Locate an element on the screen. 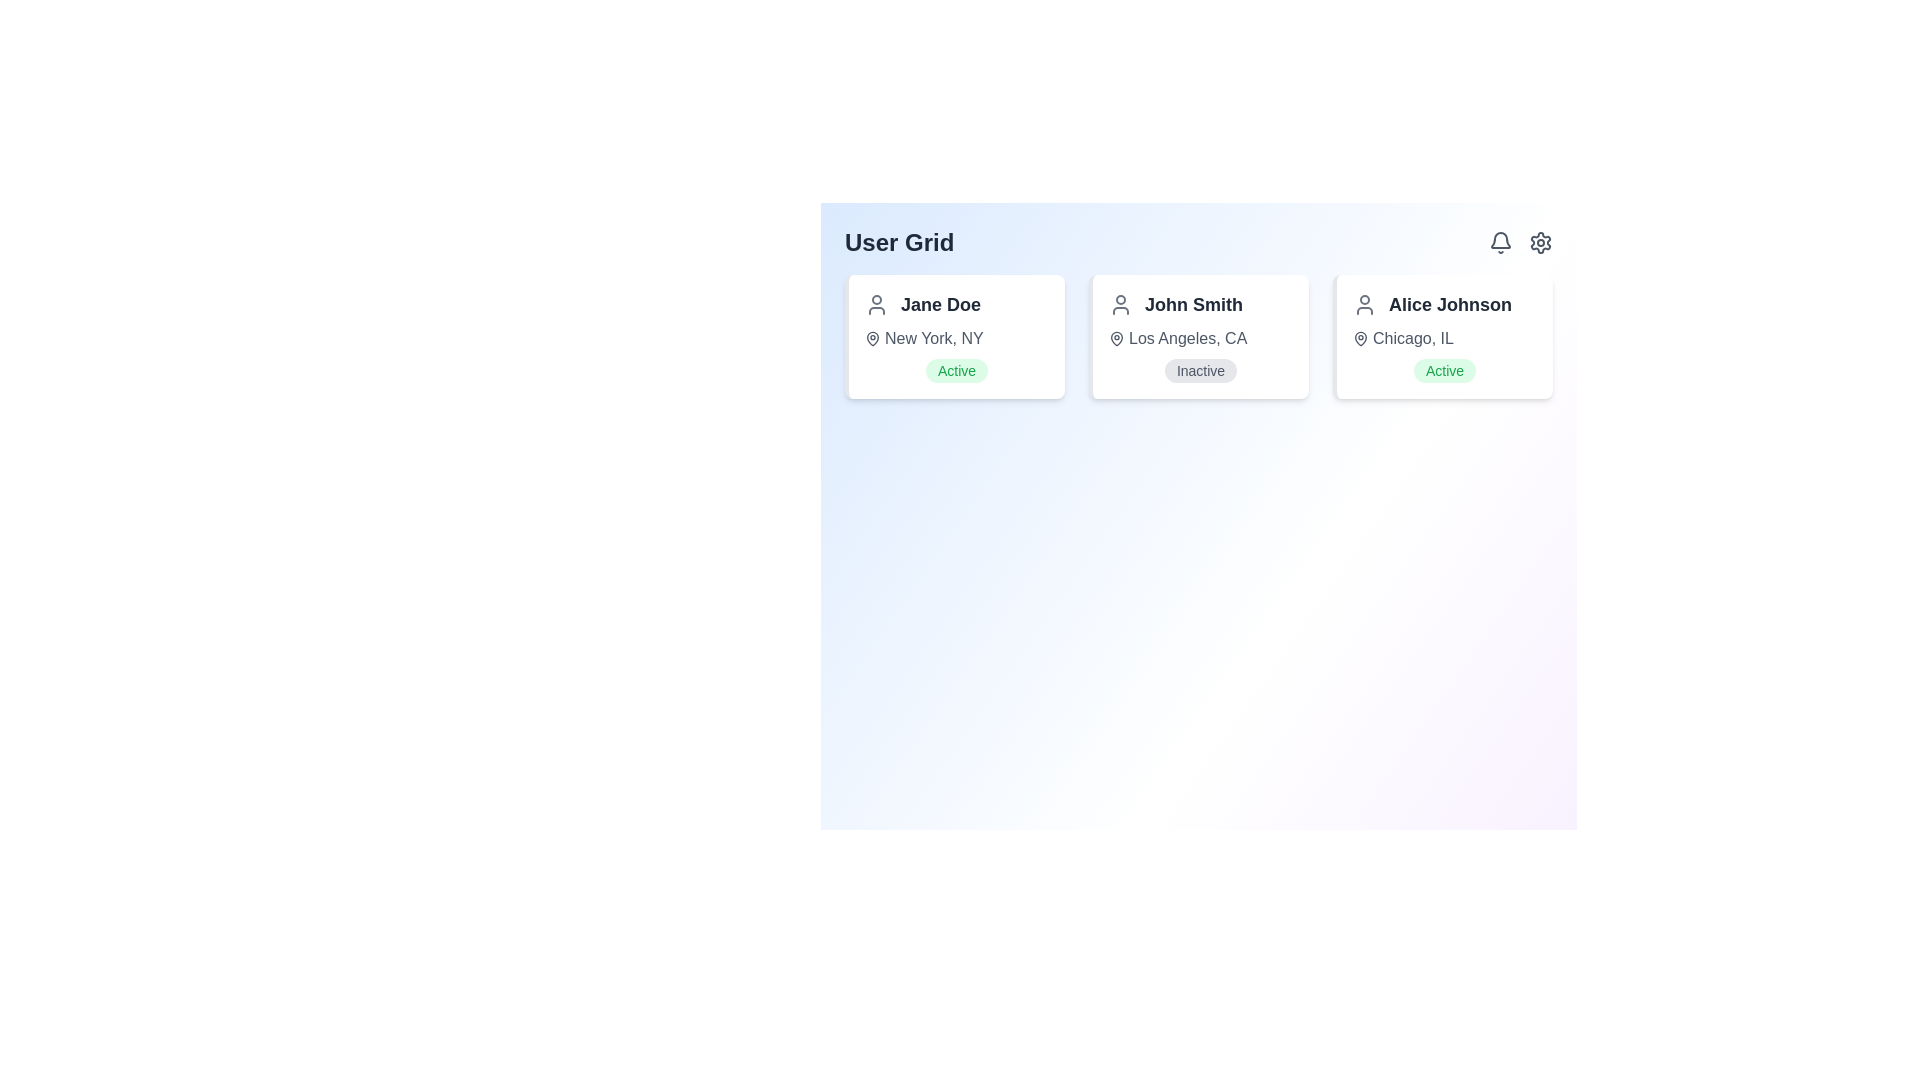 This screenshot has height=1080, width=1920. the geographic location icon associated with user 'John Smith', which is positioned to the left of the text 'Los Angeles, CA' in the second user card of the user grid is located at coordinates (1116, 338).